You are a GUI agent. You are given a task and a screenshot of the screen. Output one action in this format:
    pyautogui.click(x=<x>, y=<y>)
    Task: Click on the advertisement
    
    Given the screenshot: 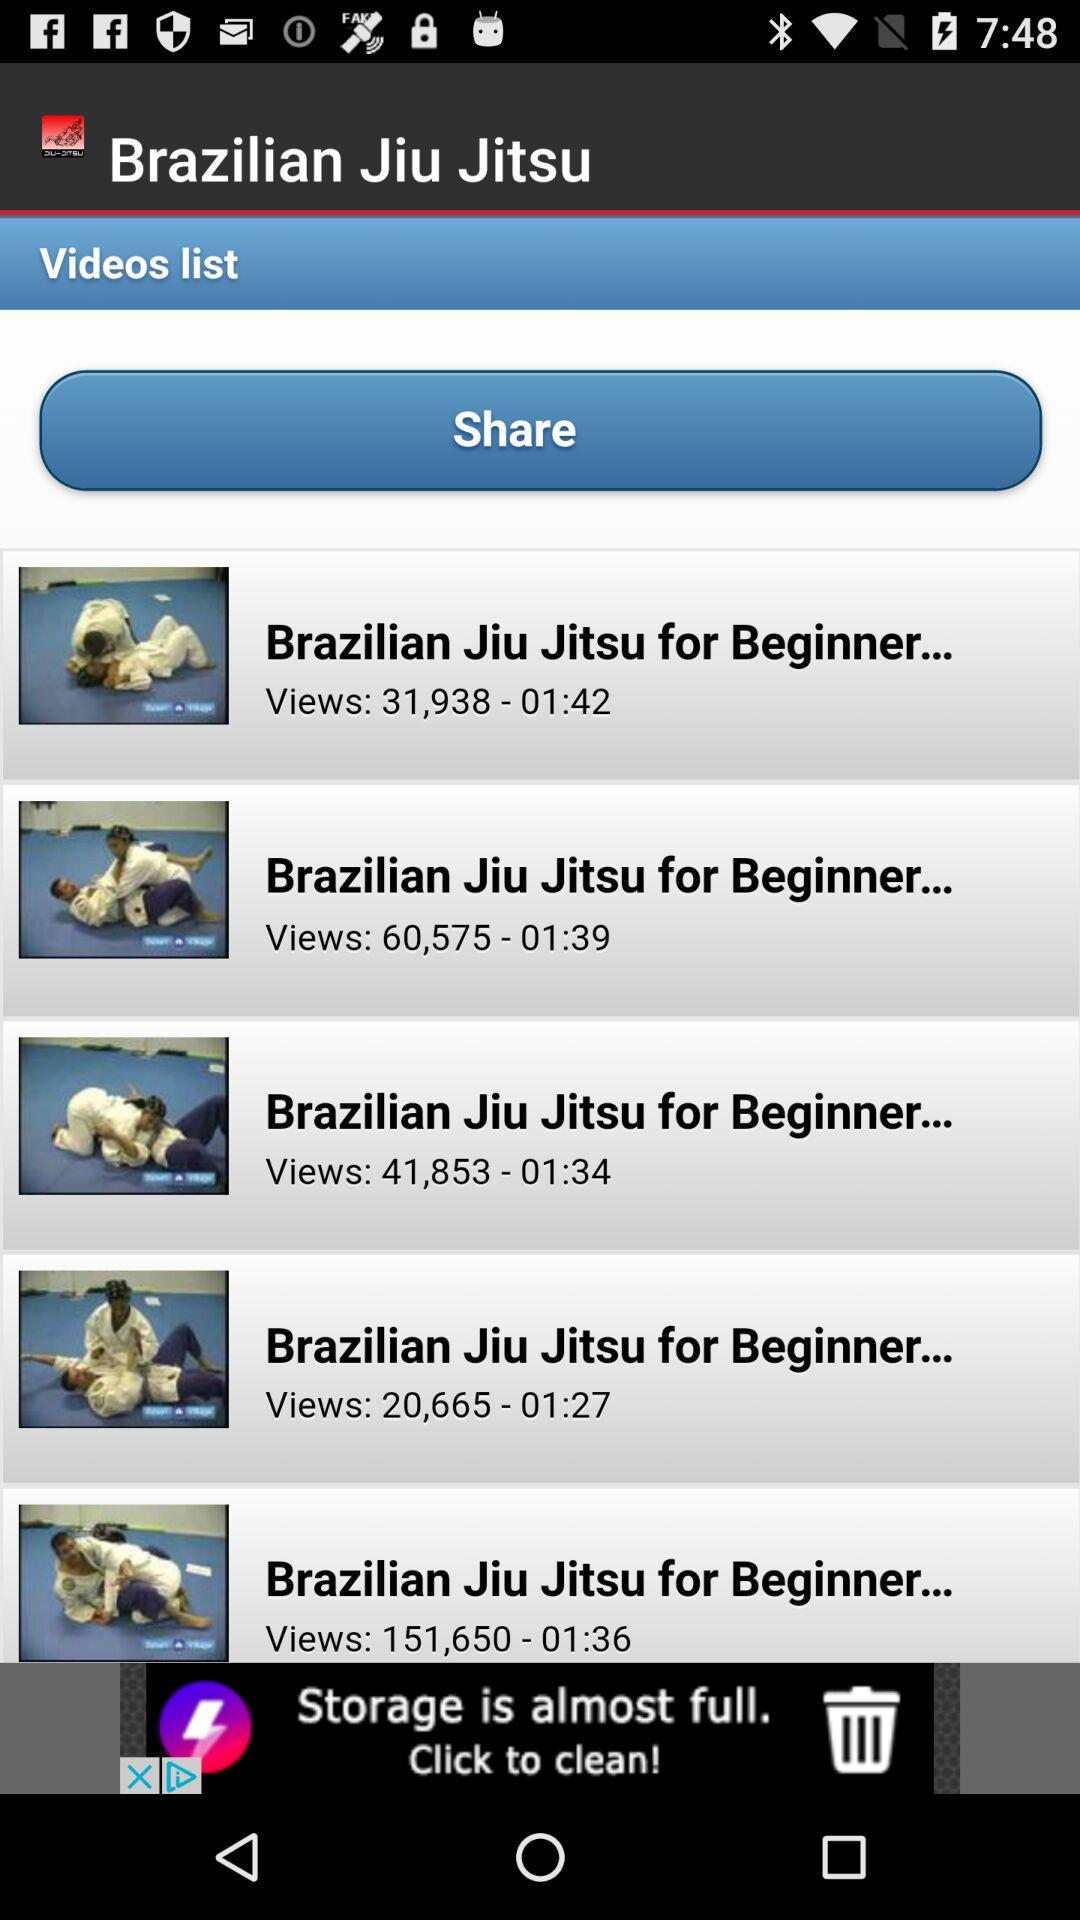 What is the action you would take?
    pyautogui.click(x=540, y=1727)
    